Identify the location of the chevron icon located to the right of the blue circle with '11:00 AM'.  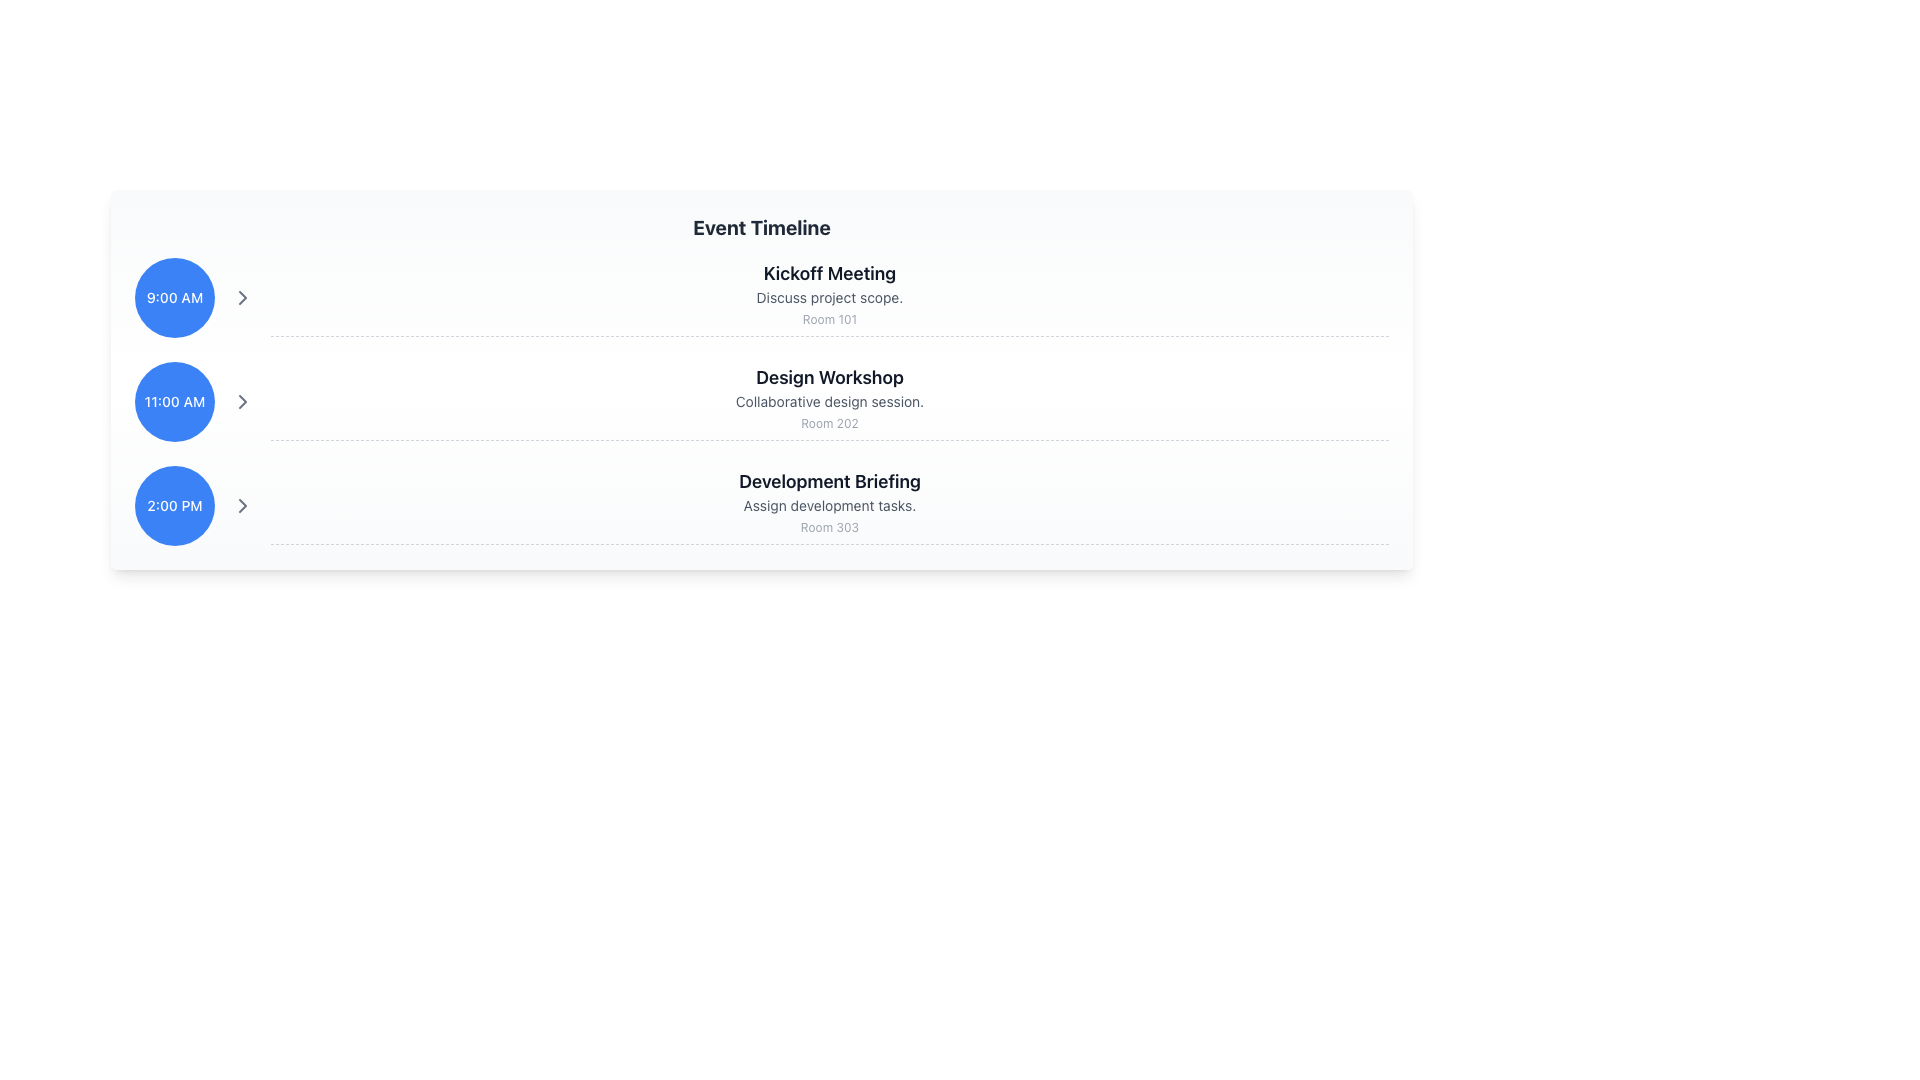
(242, 401).